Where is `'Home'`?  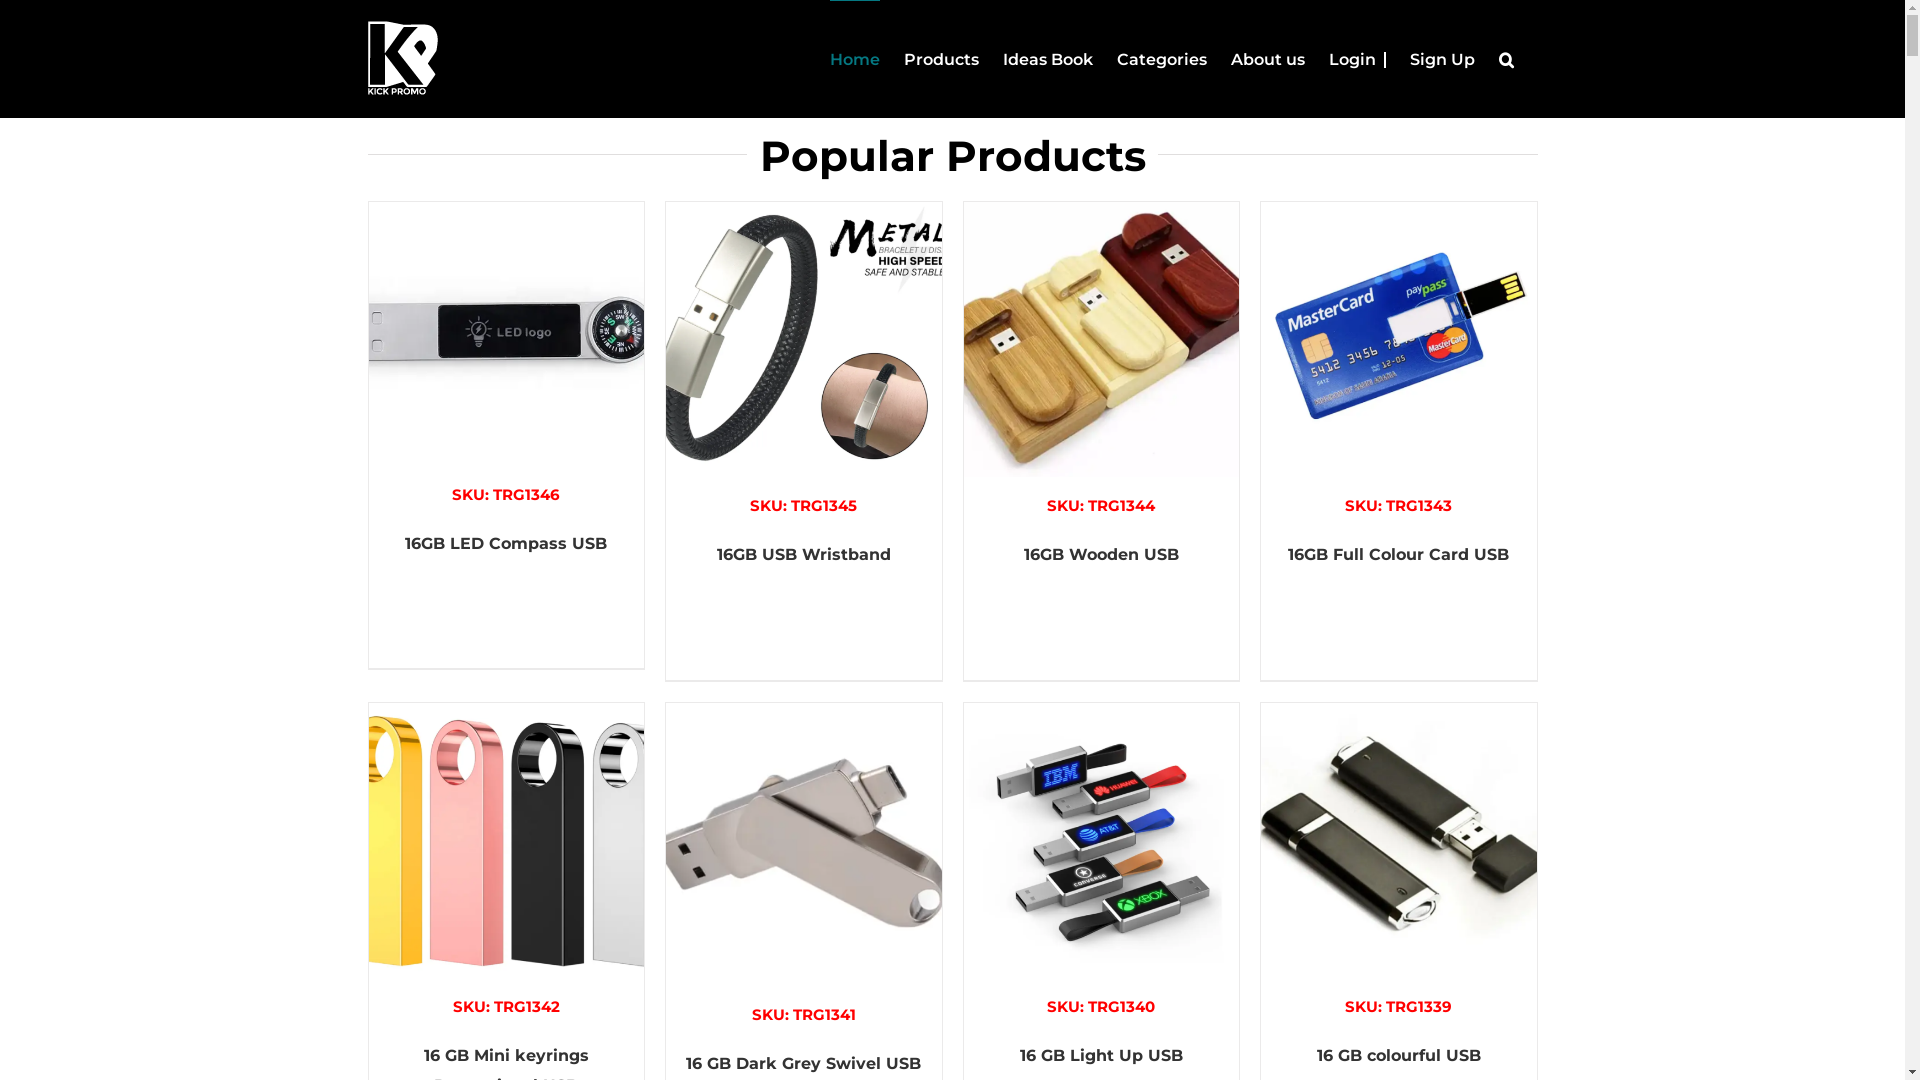 'Home' is located at coordinates (854, 57).